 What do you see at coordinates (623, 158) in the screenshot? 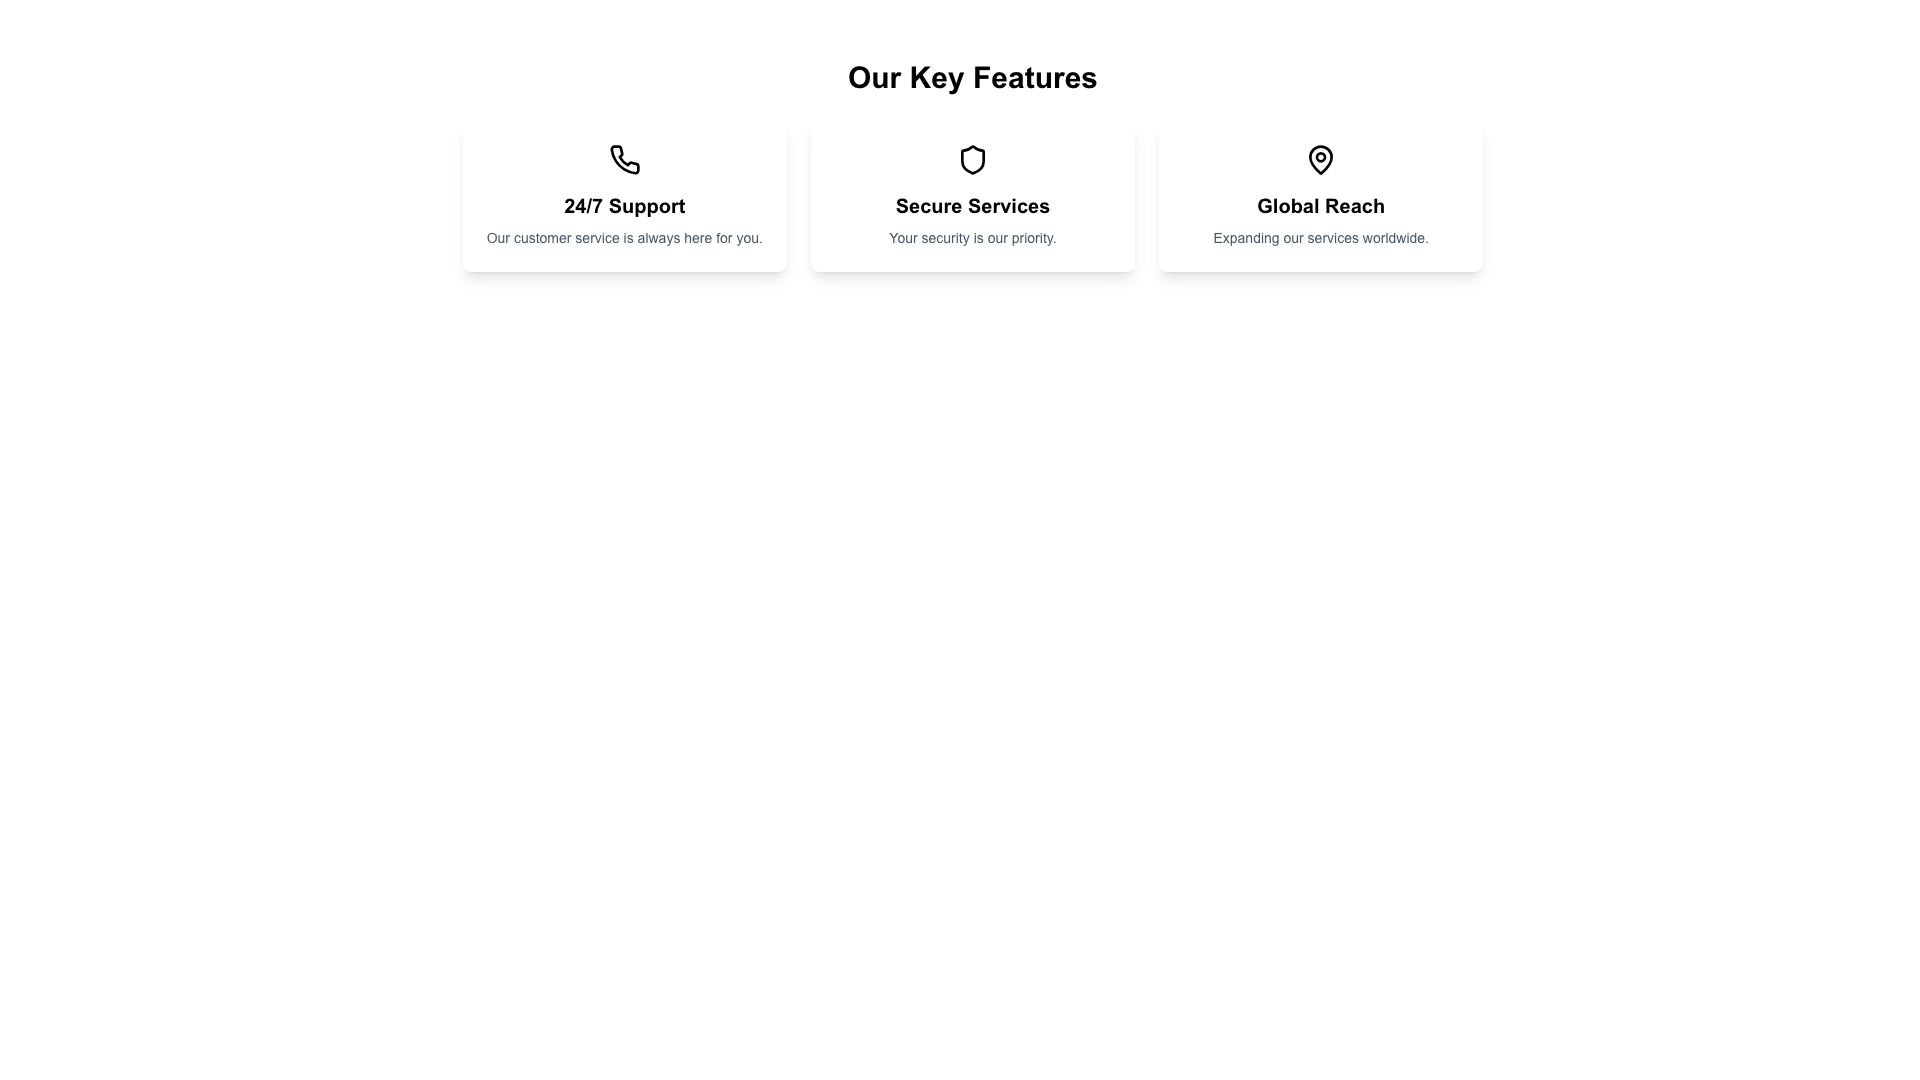
I see `the phone receiver icon, which is a minimalistic line art style icon located at the top-middle of the '24/7 Support' card` at bounding box center [623, 158].